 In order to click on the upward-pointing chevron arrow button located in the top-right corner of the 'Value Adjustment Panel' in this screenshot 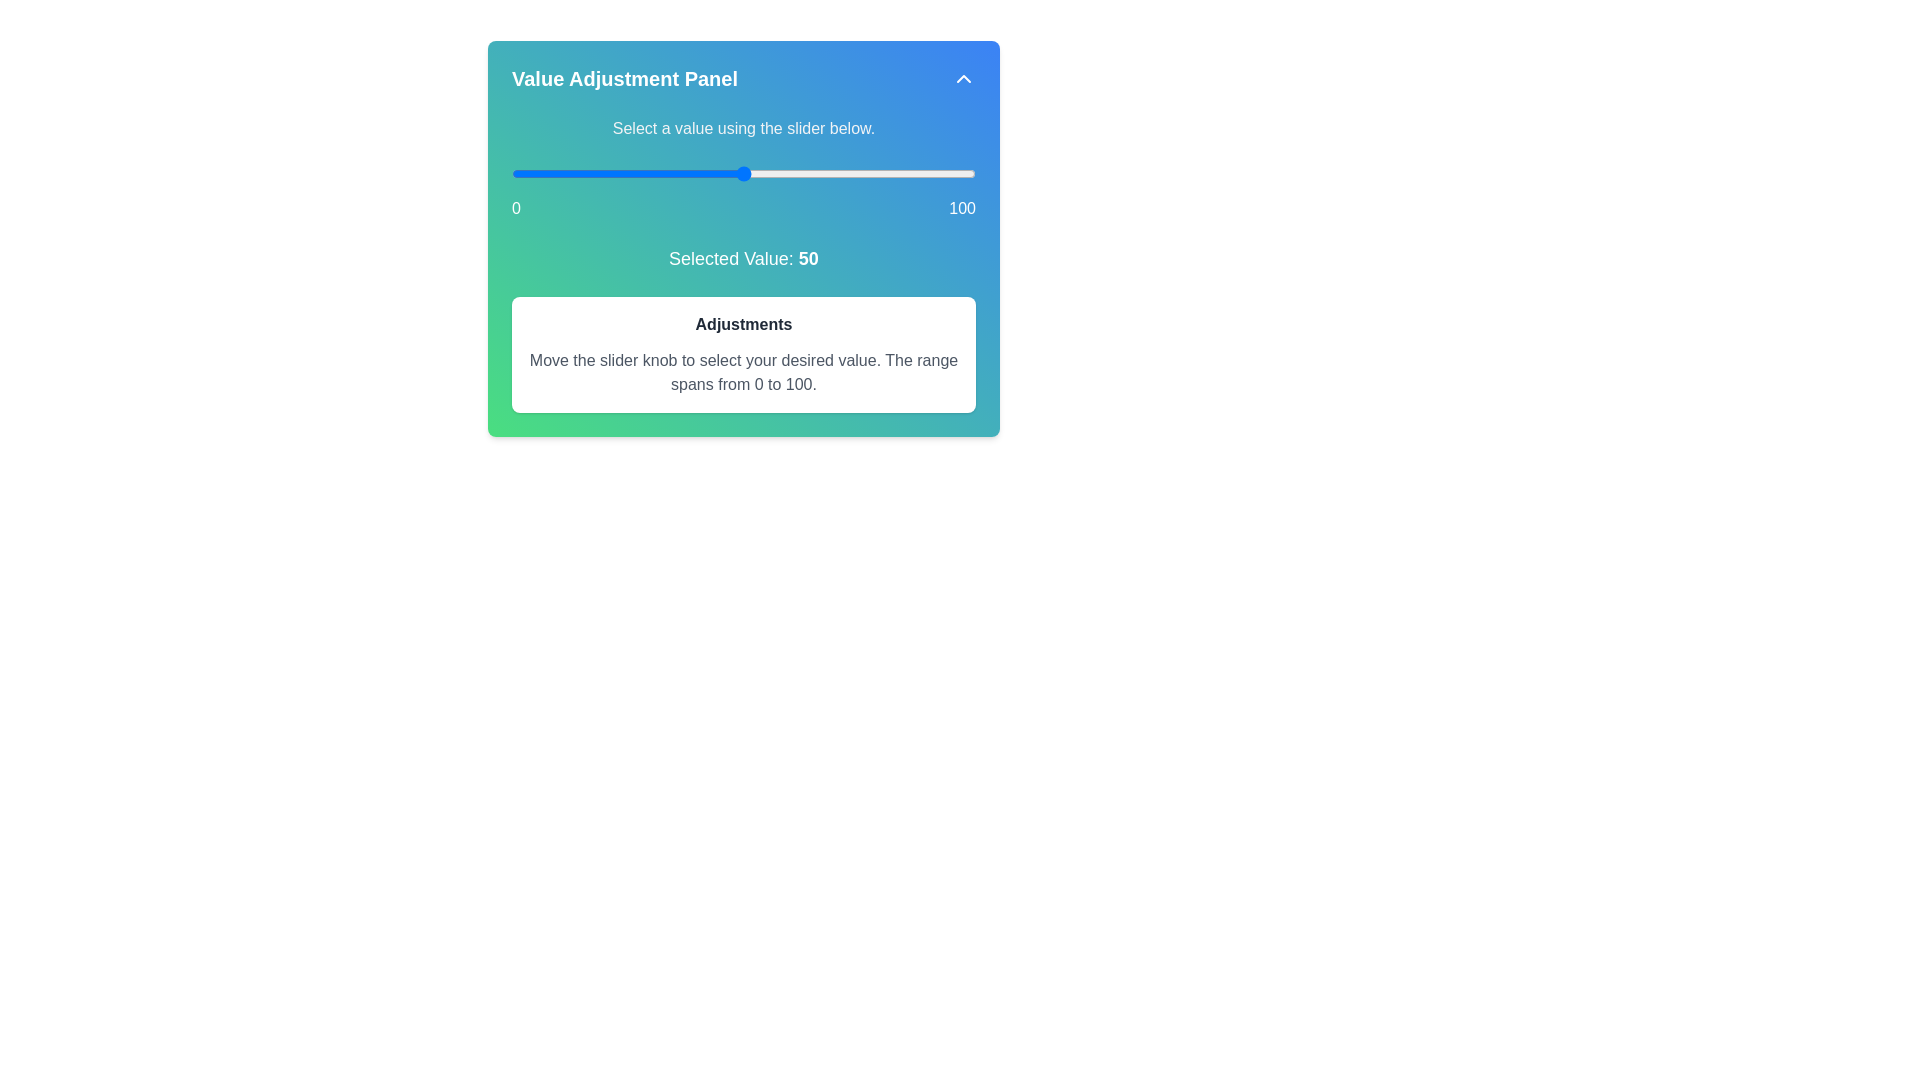, I will do `click(964, 77)`.